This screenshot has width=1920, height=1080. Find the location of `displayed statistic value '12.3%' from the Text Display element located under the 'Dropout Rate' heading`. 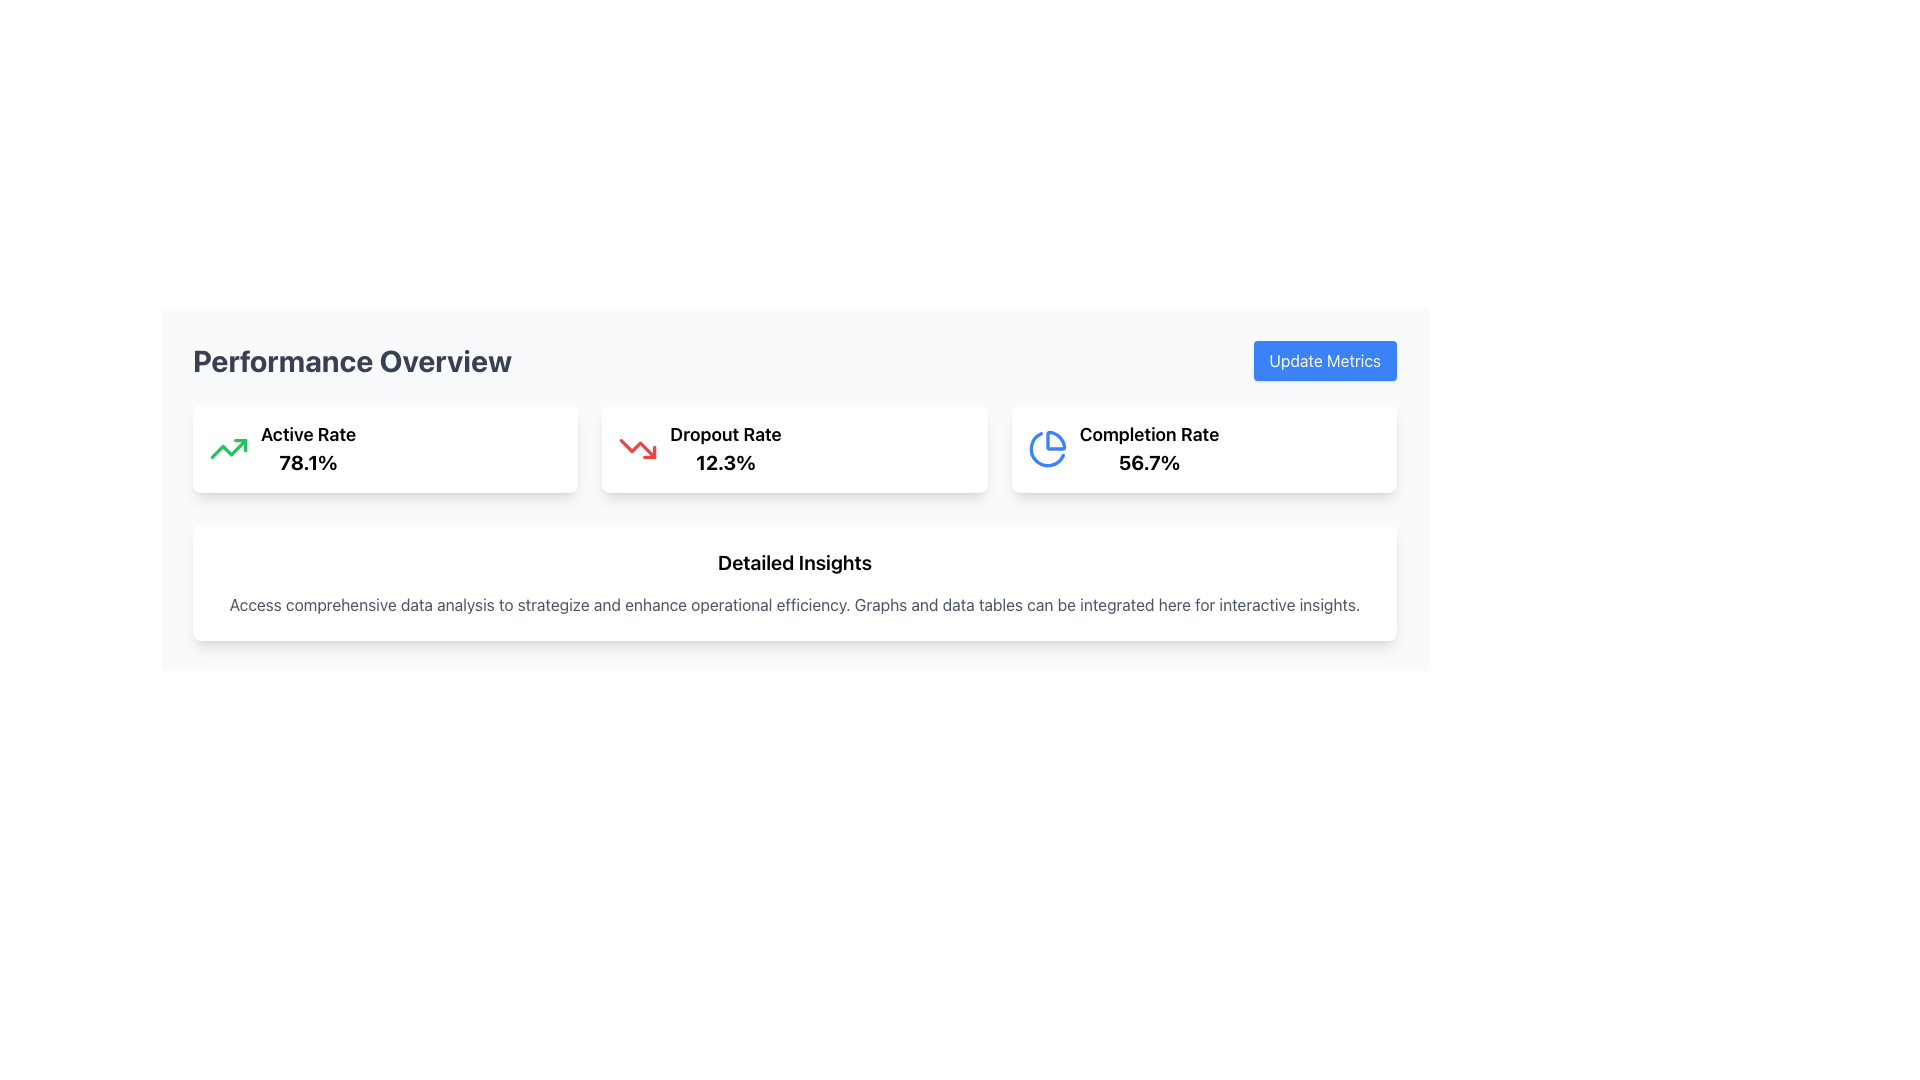

displayed statistic value '12.3%' from the Text Display element located under the 'Dropout Rate' heading is located at coordinates (724, 462).